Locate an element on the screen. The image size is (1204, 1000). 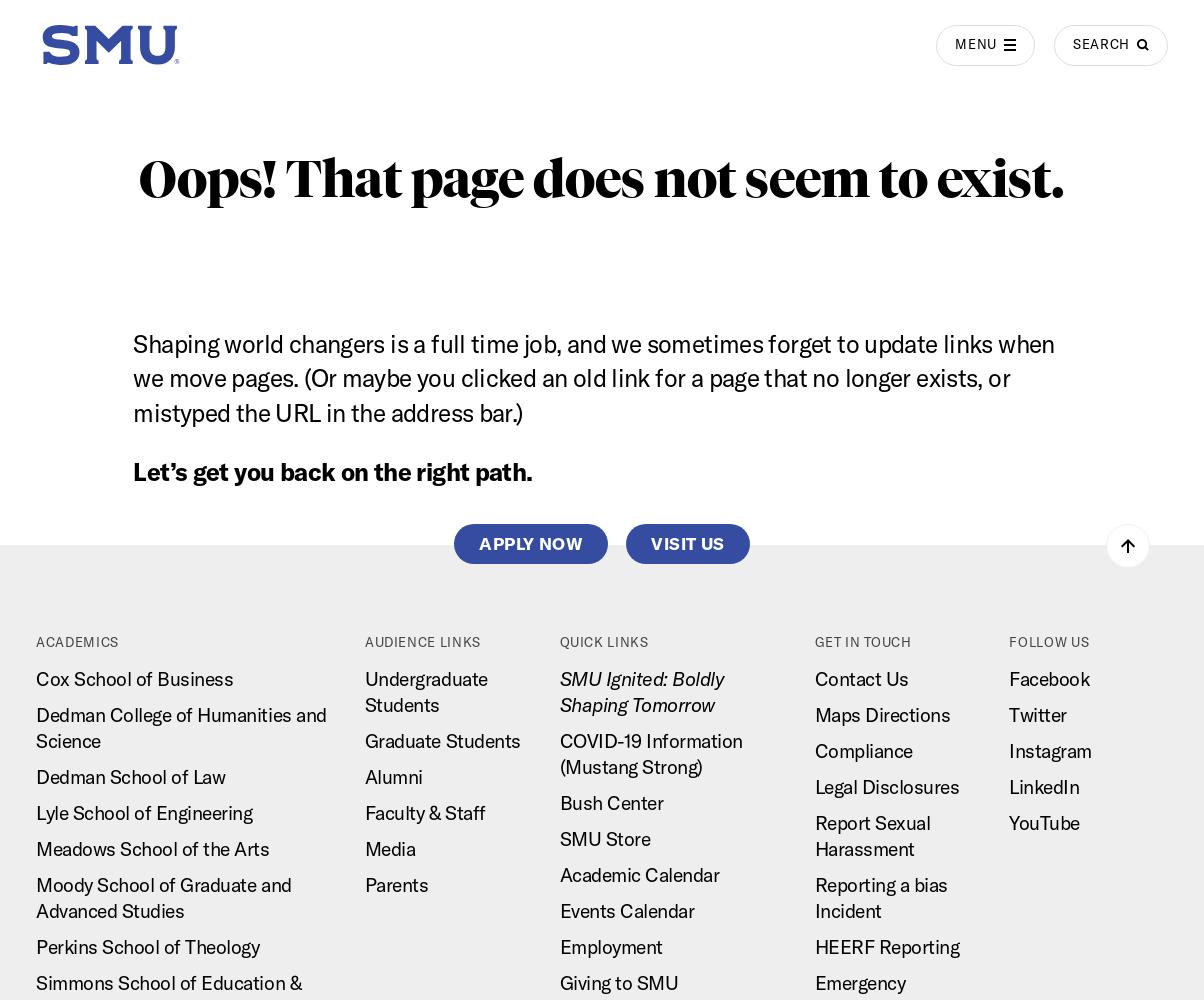
'Instagram' is located at coordinates (1050, 750).